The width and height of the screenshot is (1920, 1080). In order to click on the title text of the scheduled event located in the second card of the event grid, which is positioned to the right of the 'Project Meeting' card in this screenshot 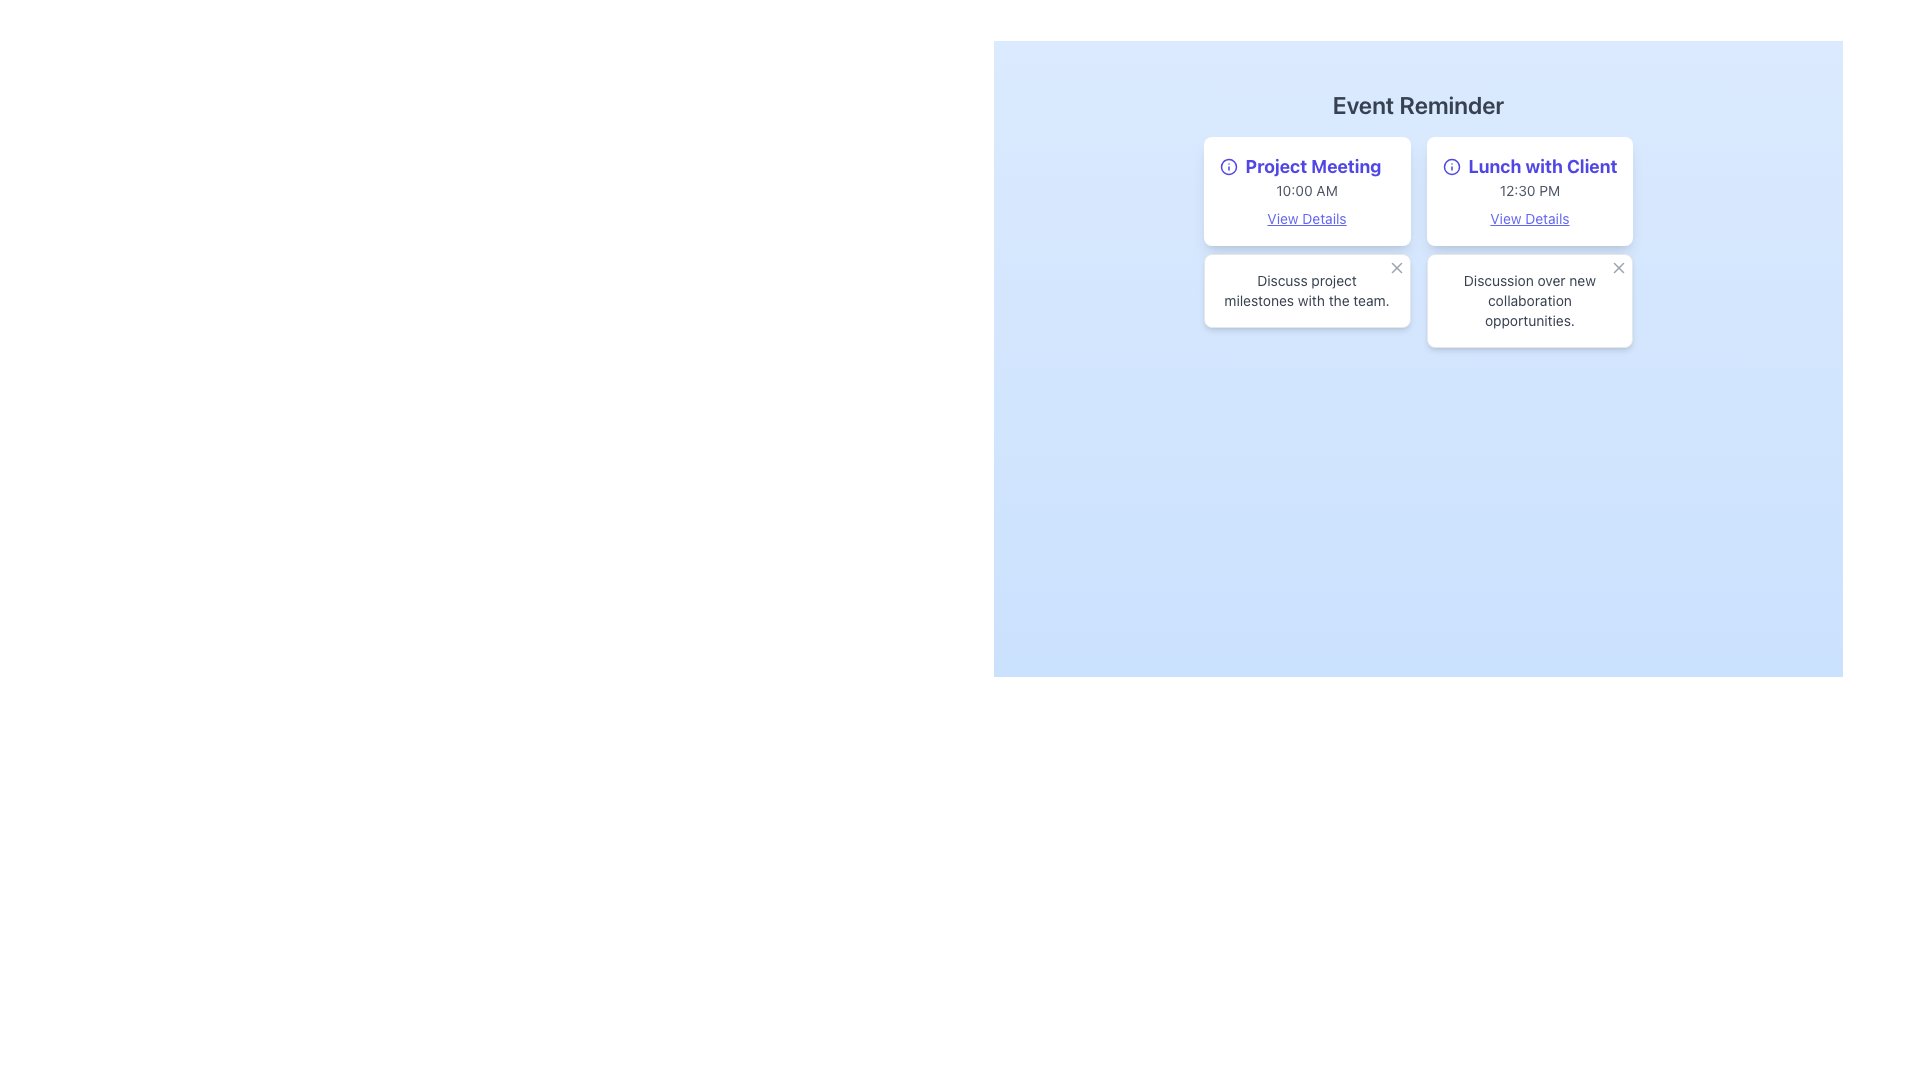, I will do `click(1529, 165)`.